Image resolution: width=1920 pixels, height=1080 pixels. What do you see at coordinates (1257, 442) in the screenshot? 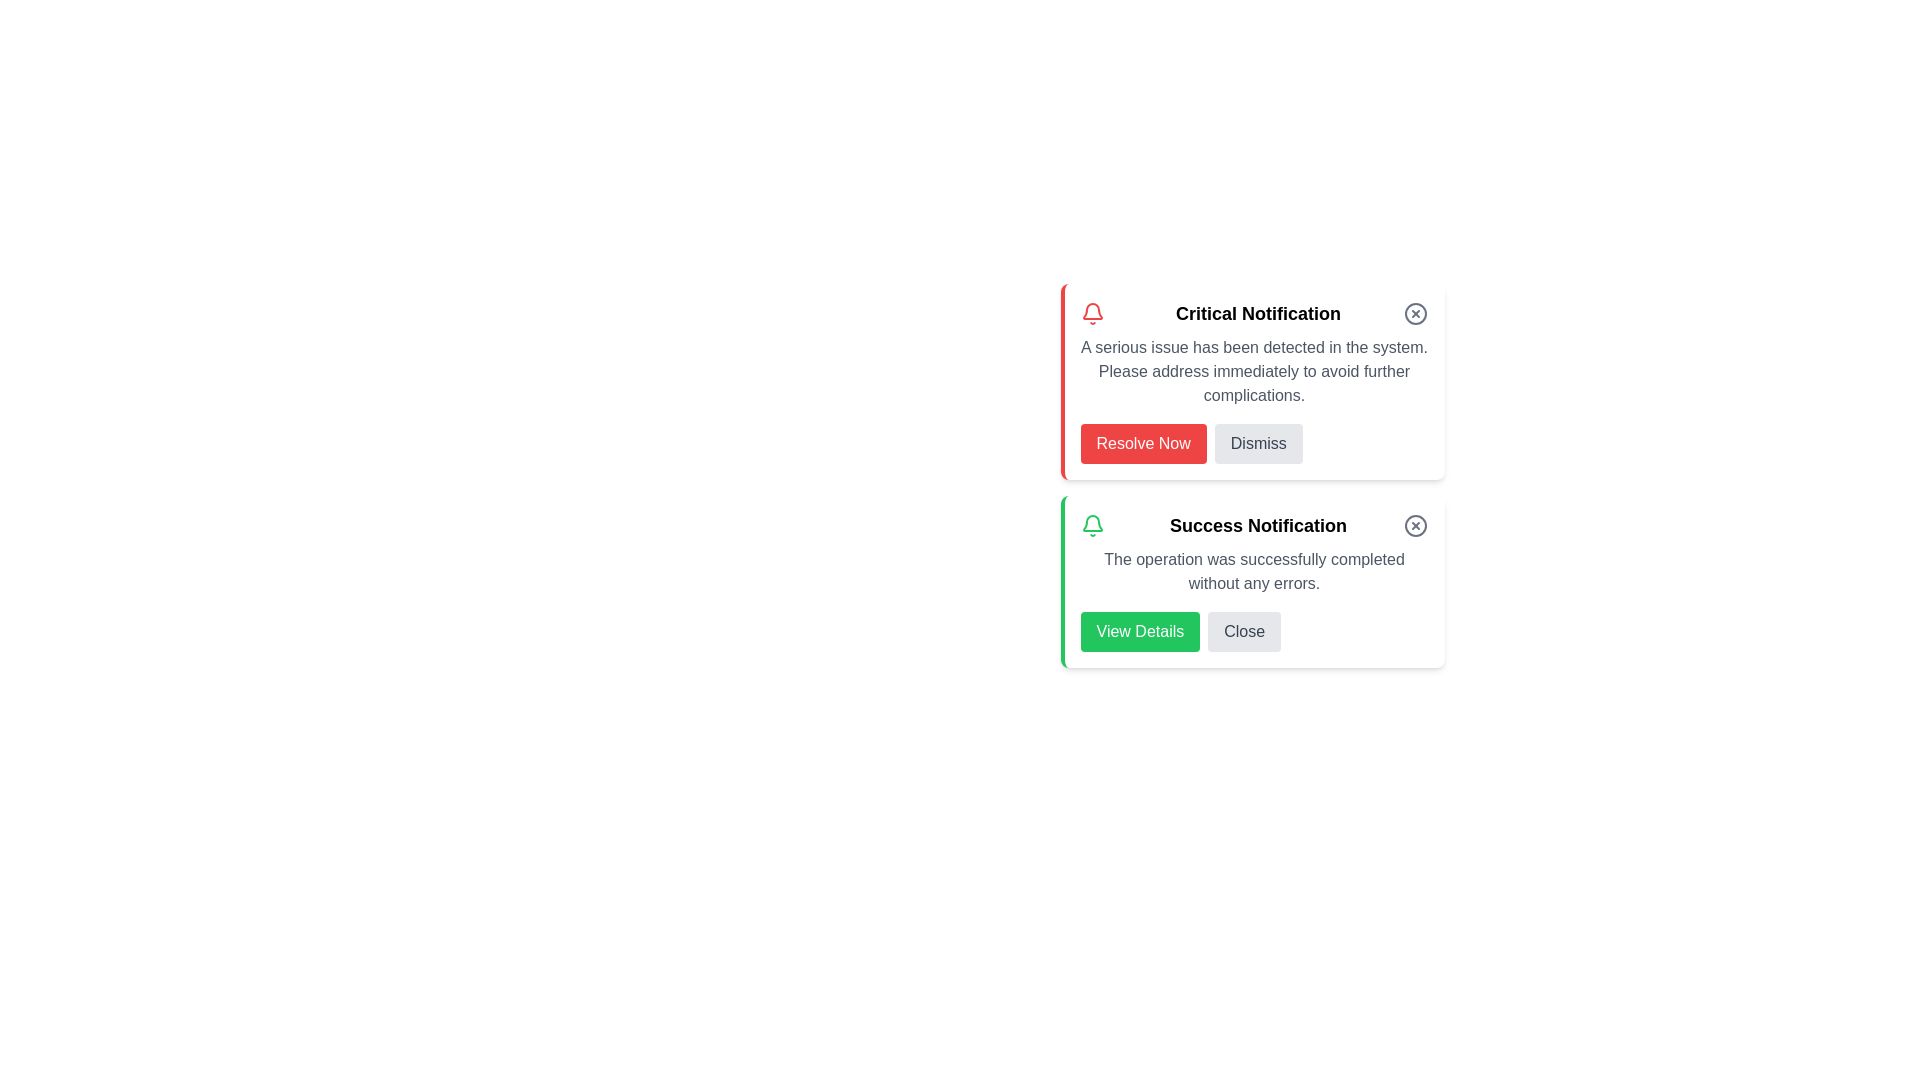
I see `the dismiss button located in the notification panel` at bounding box center [1257, 442].